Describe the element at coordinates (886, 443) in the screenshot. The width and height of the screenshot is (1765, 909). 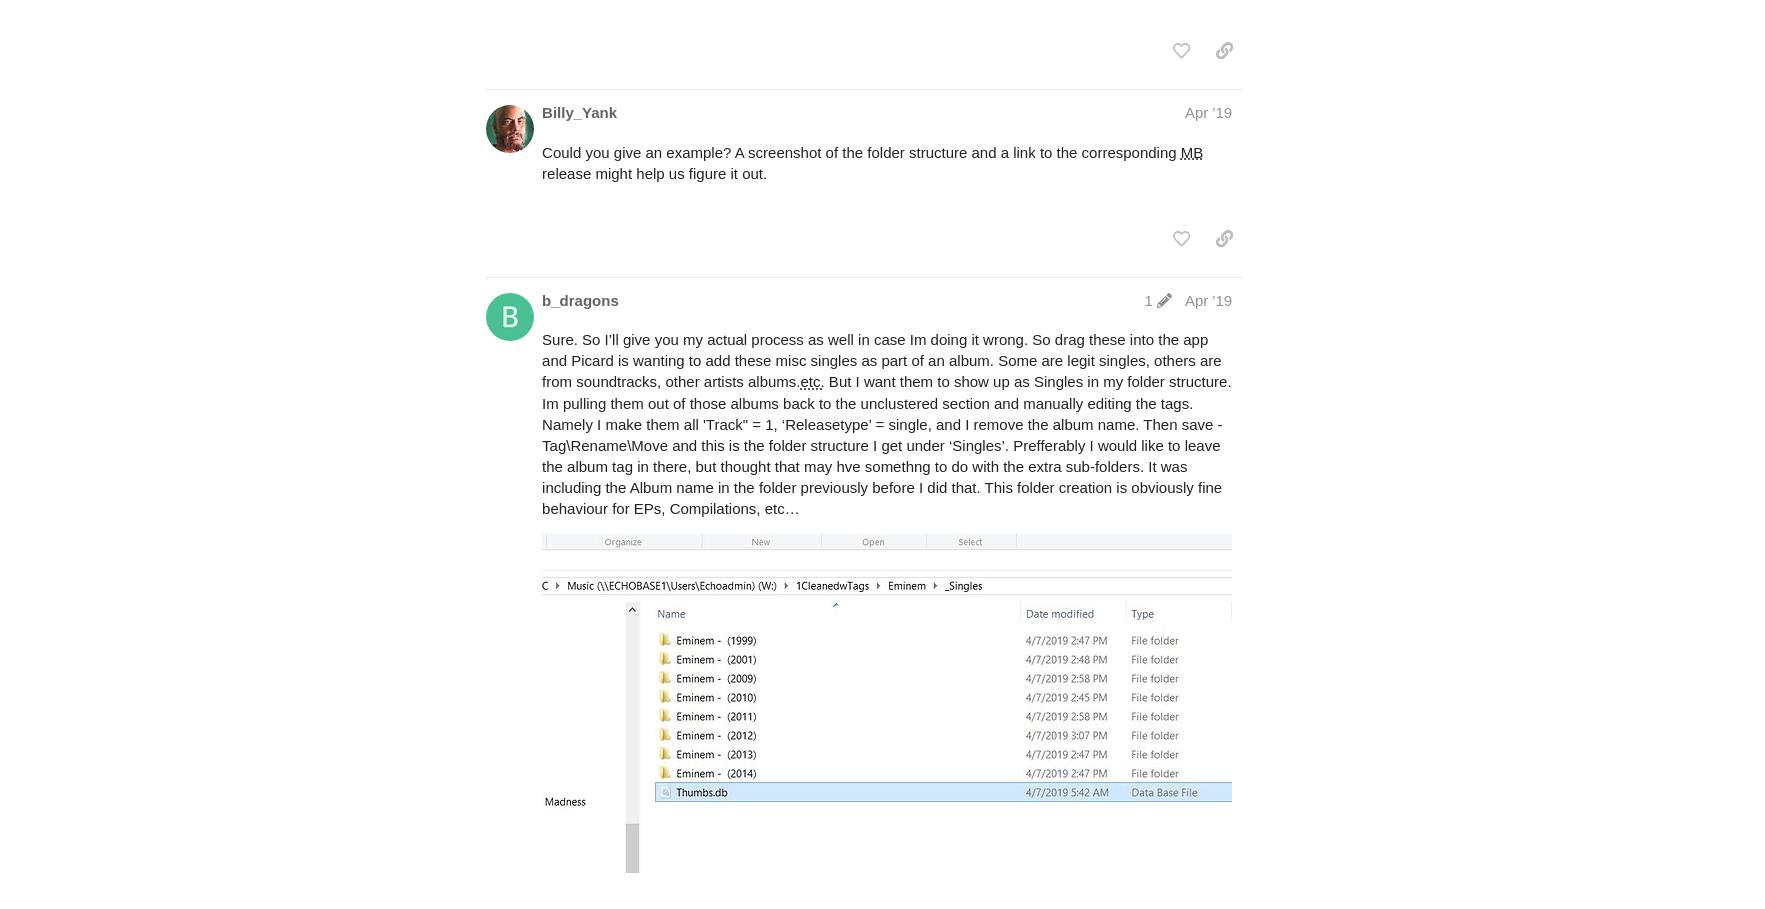
I see `'But I want them to show up as Singles in my folder structure. Im pulling them out of those albums back to the unclustered section and manually editing the tags.  Namely I make them all 'Track" = 1, ‘Releasetype’ = single, and I remove the album name.   Then save - Tag\Rename\Move and this is the folder structure I get under ‘Singles’.  Prefferably I would like to leave the album tag in there, but thought that may hve somethng to do with the extra sub-folders.  It was including the Album name in the folder previously before I did that. This folder creation is obviously fine behaviour for EPs, Compilations, etc…'` at that location.